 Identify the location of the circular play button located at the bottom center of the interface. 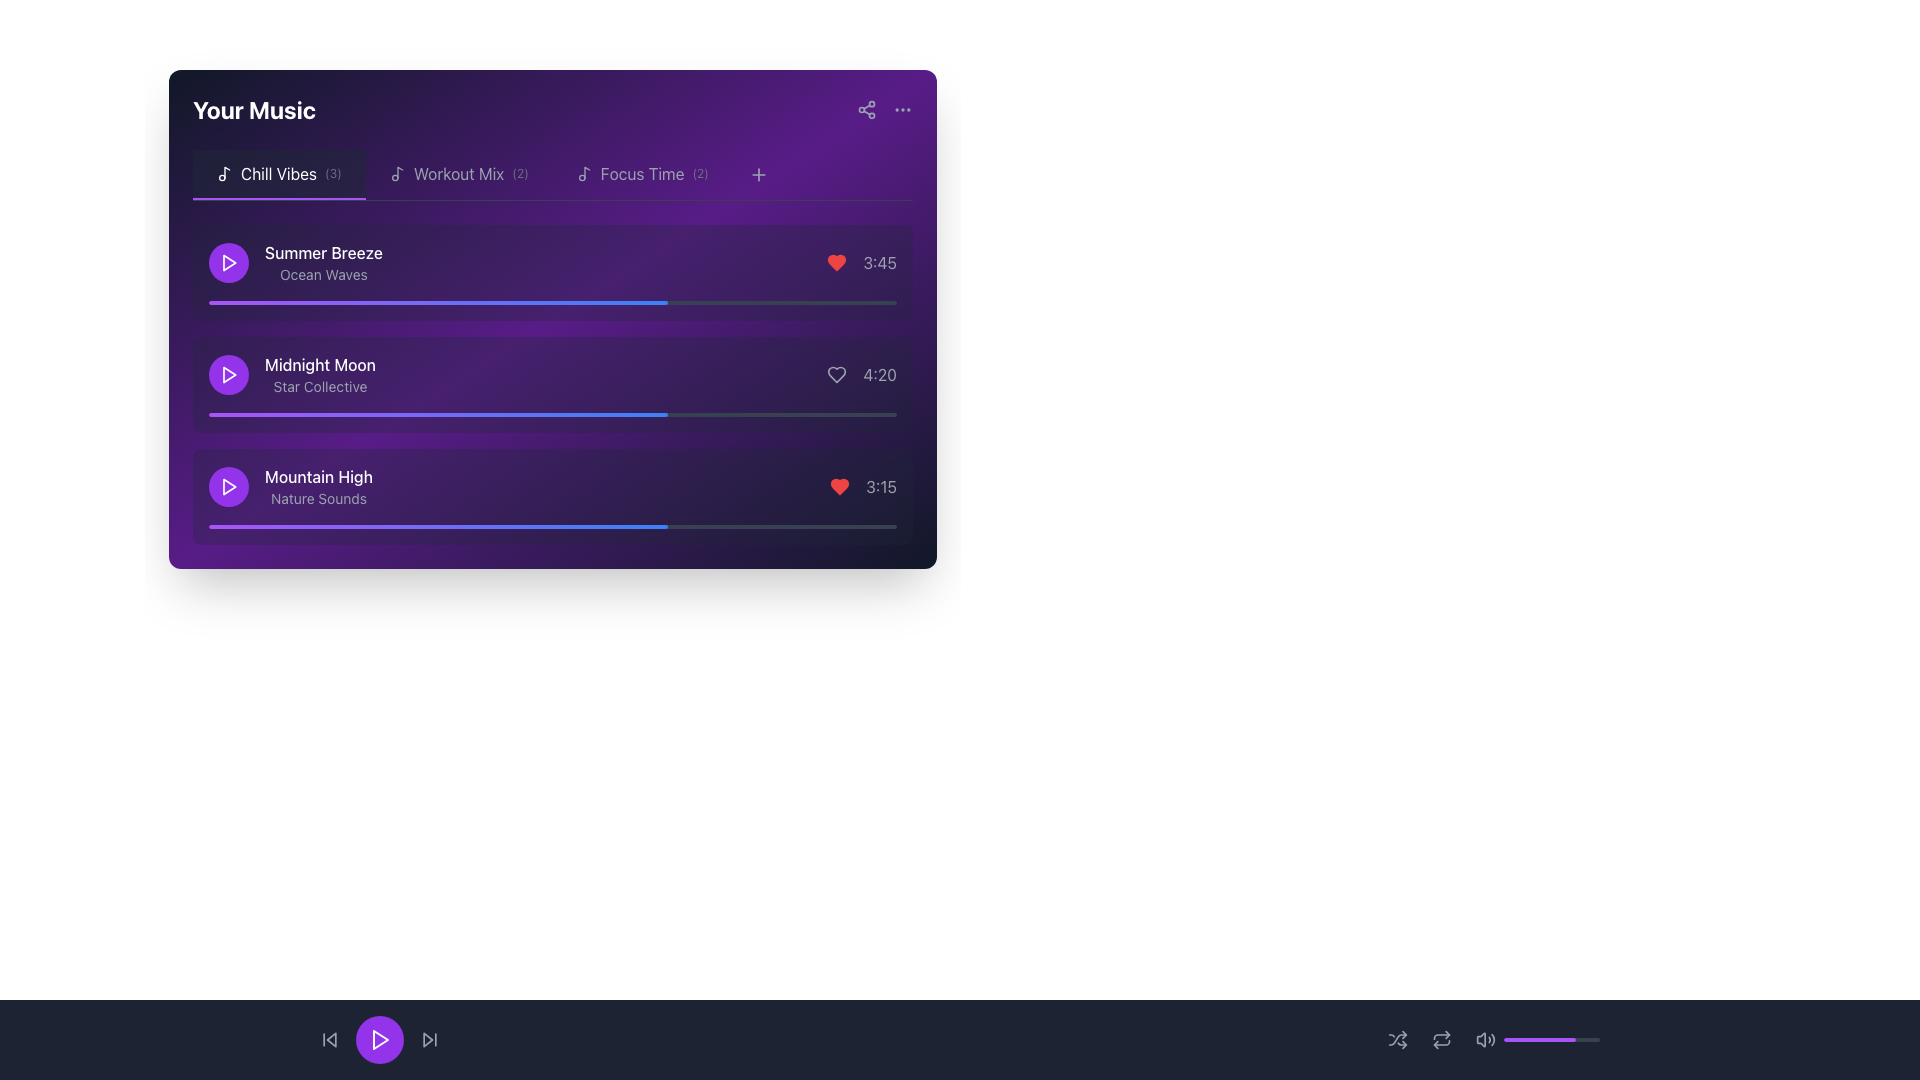
(379, 1039).